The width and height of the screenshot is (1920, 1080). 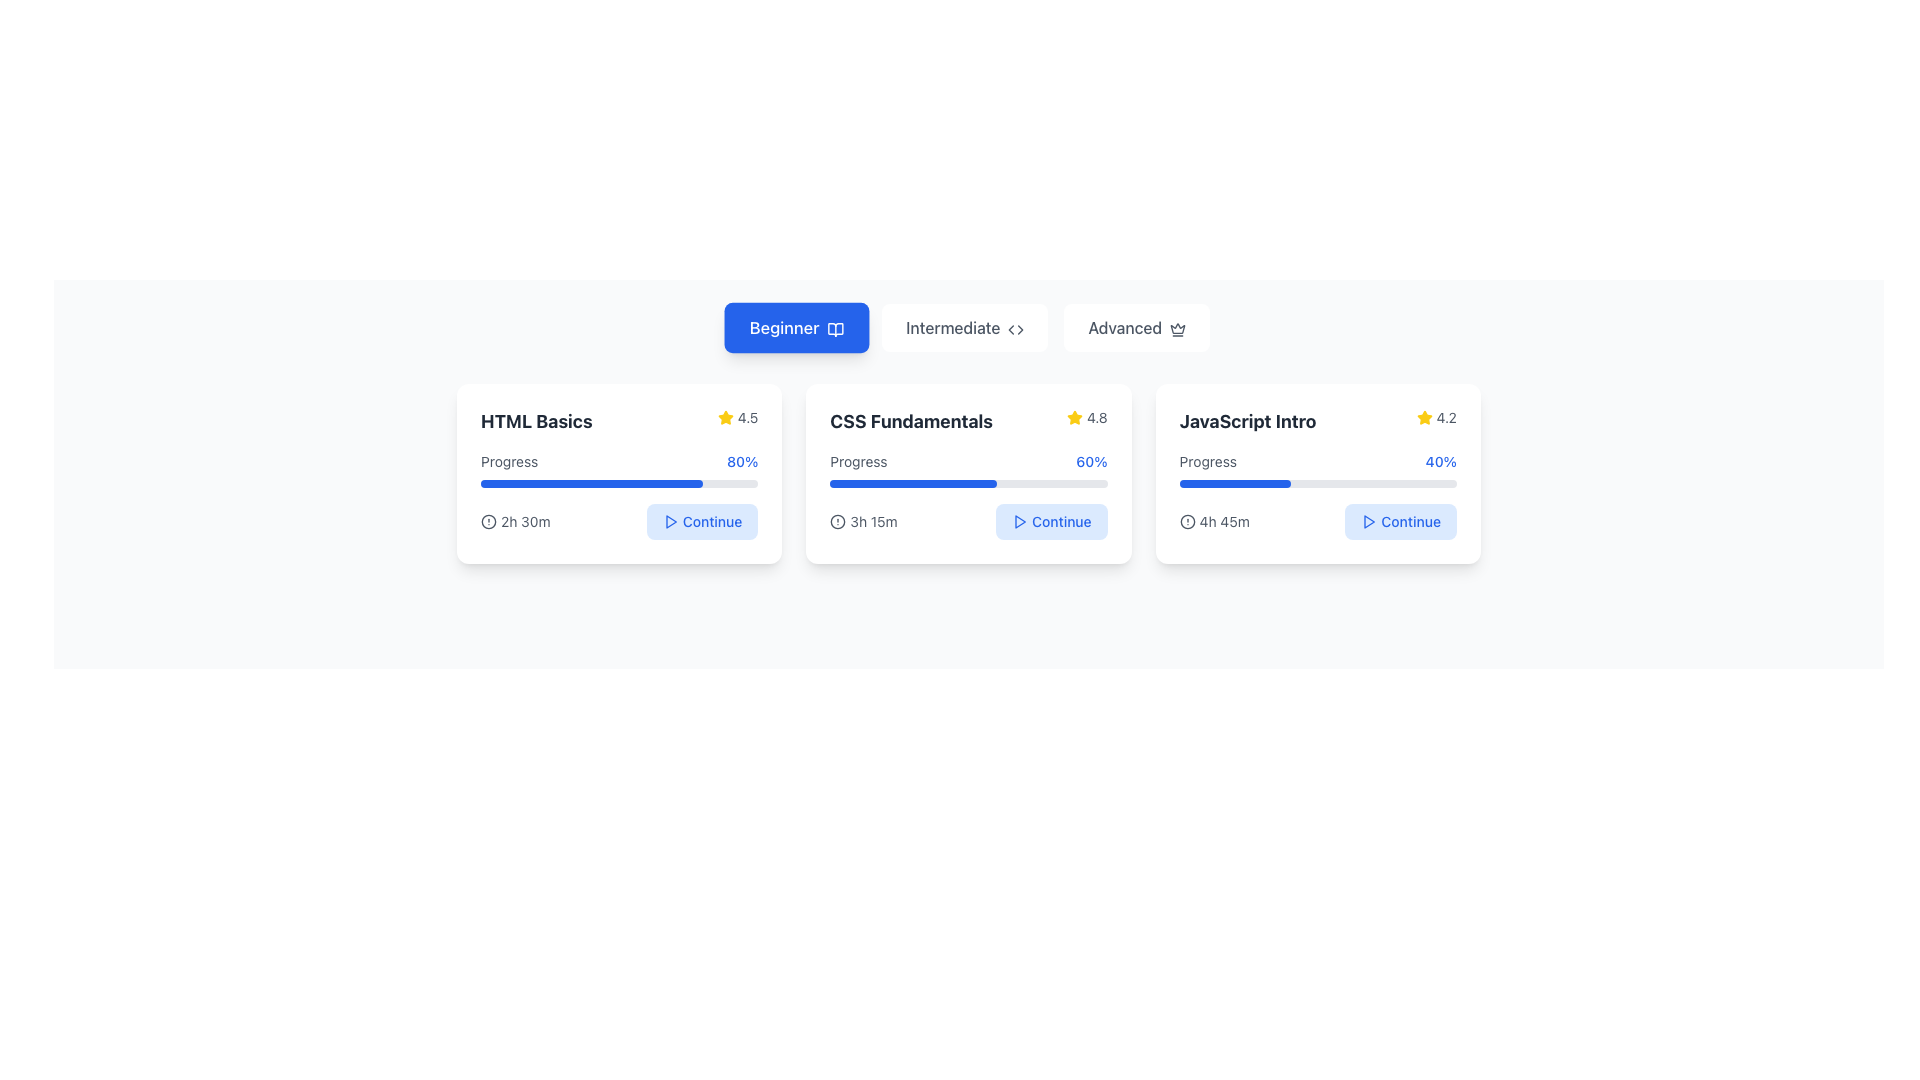 What do you see at coordinates (618, 470) in the screenshot?
I see `the progress visually by focusing on the progress bar located within the 'HTML Basics' card, situated below the rating information and above the '2h 30m' and 'Continue' section` at bounding box center [618, 470].